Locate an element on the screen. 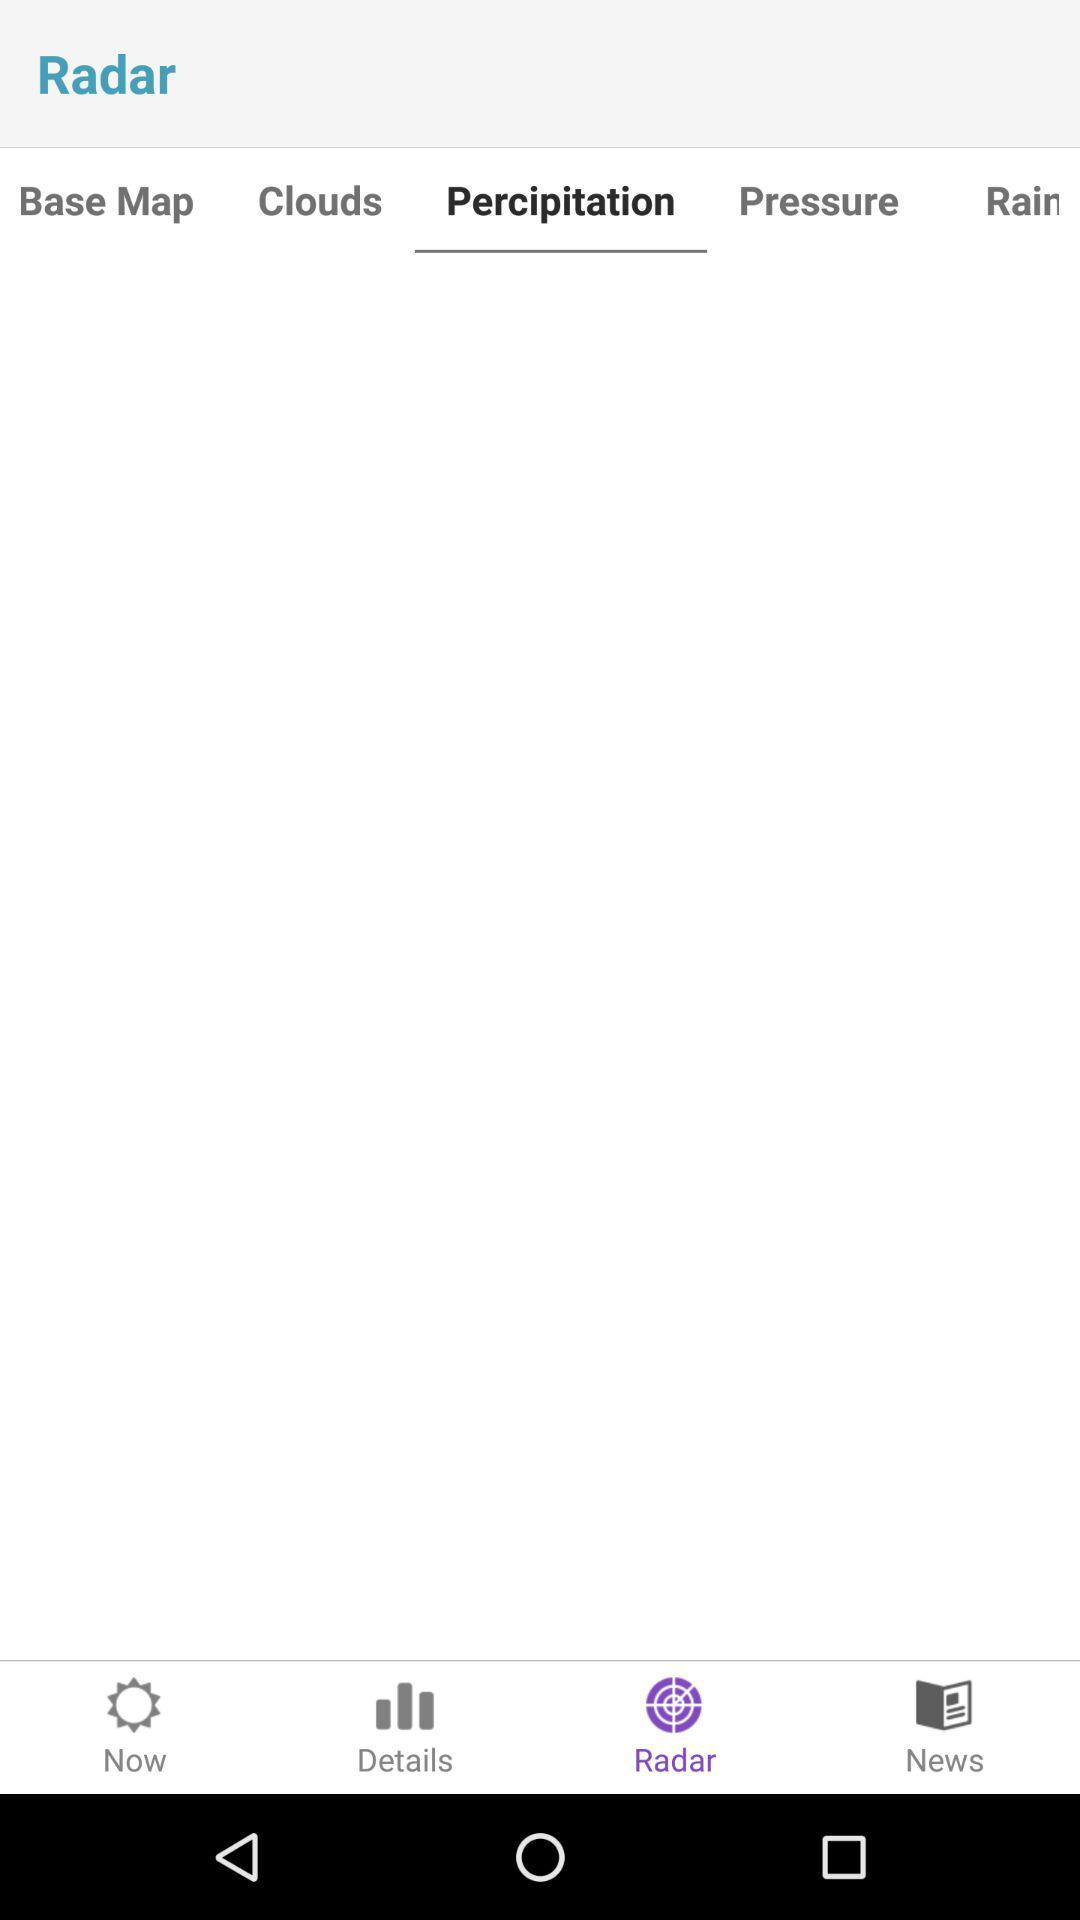  icon next to now item is located at coordinates (405, 1726).